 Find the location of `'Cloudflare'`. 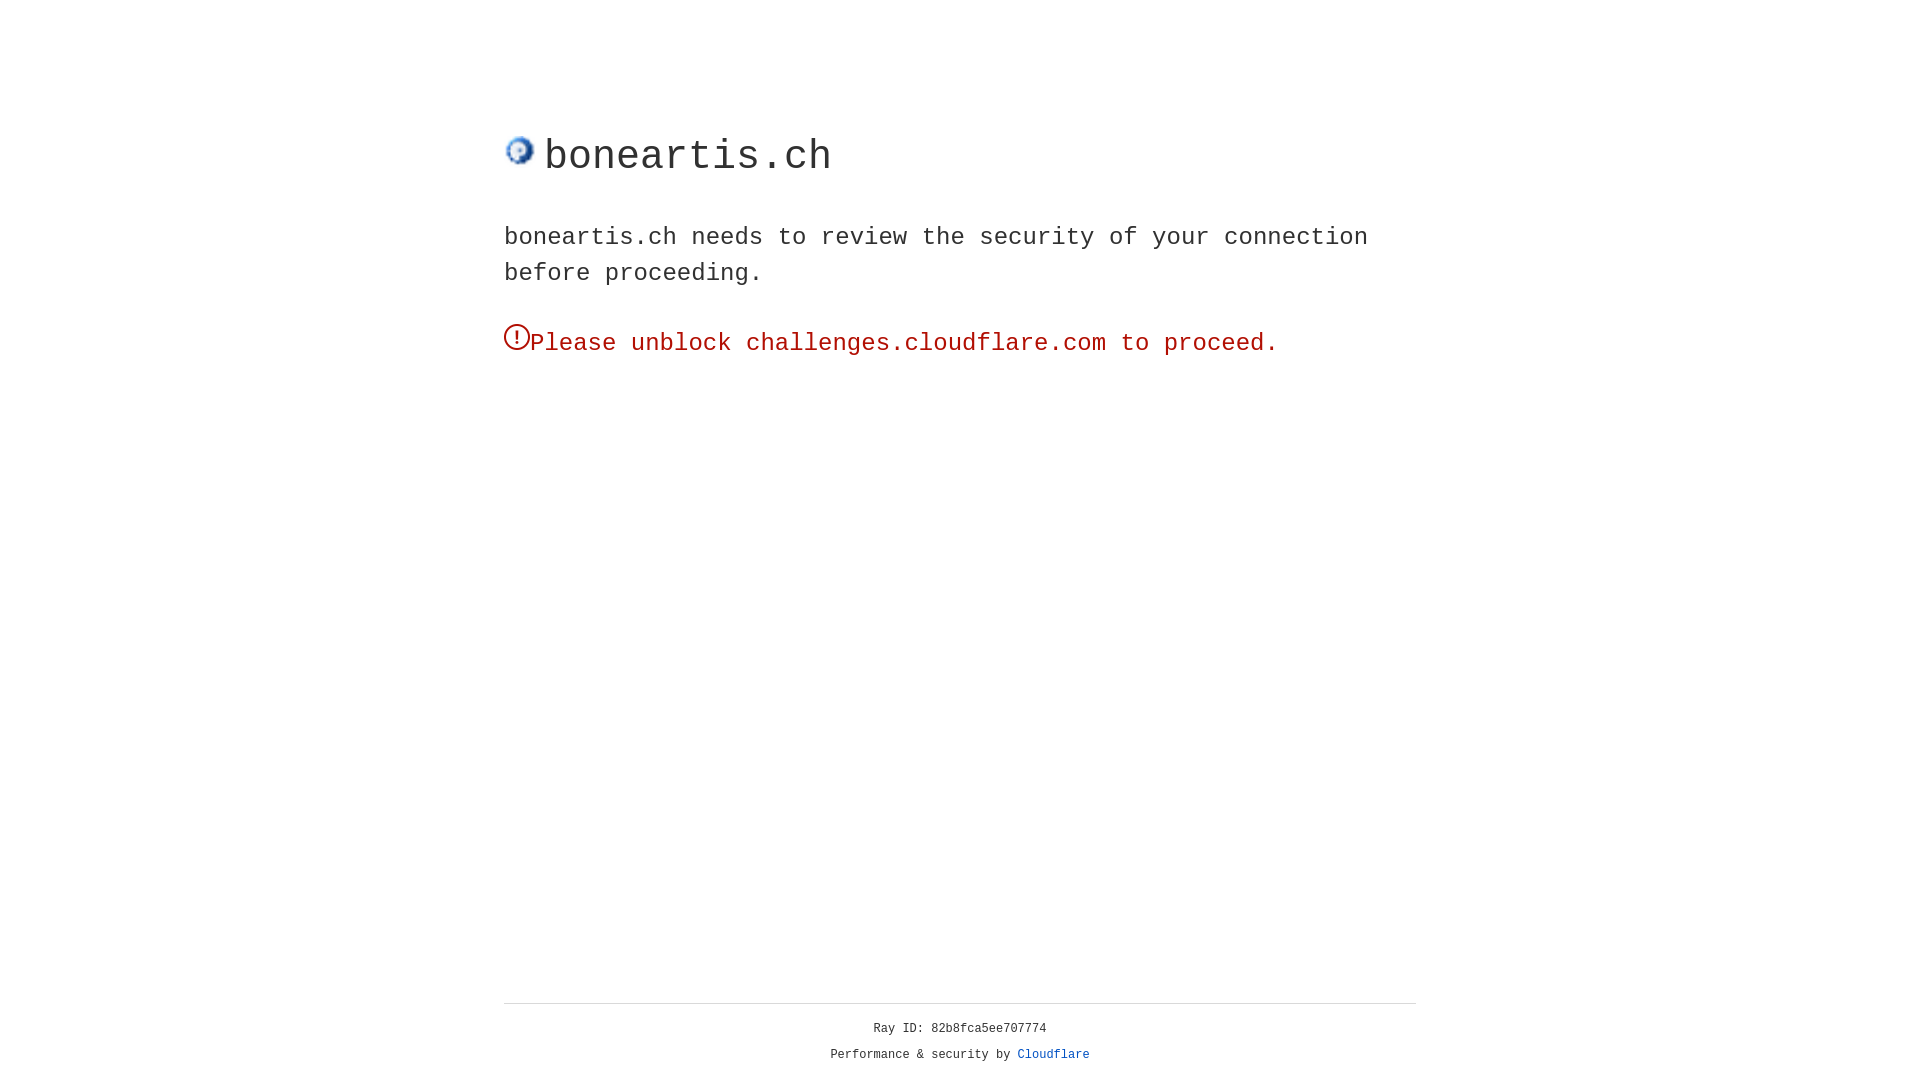

'Cloudflare' is located at coordinates (1053, 1054).